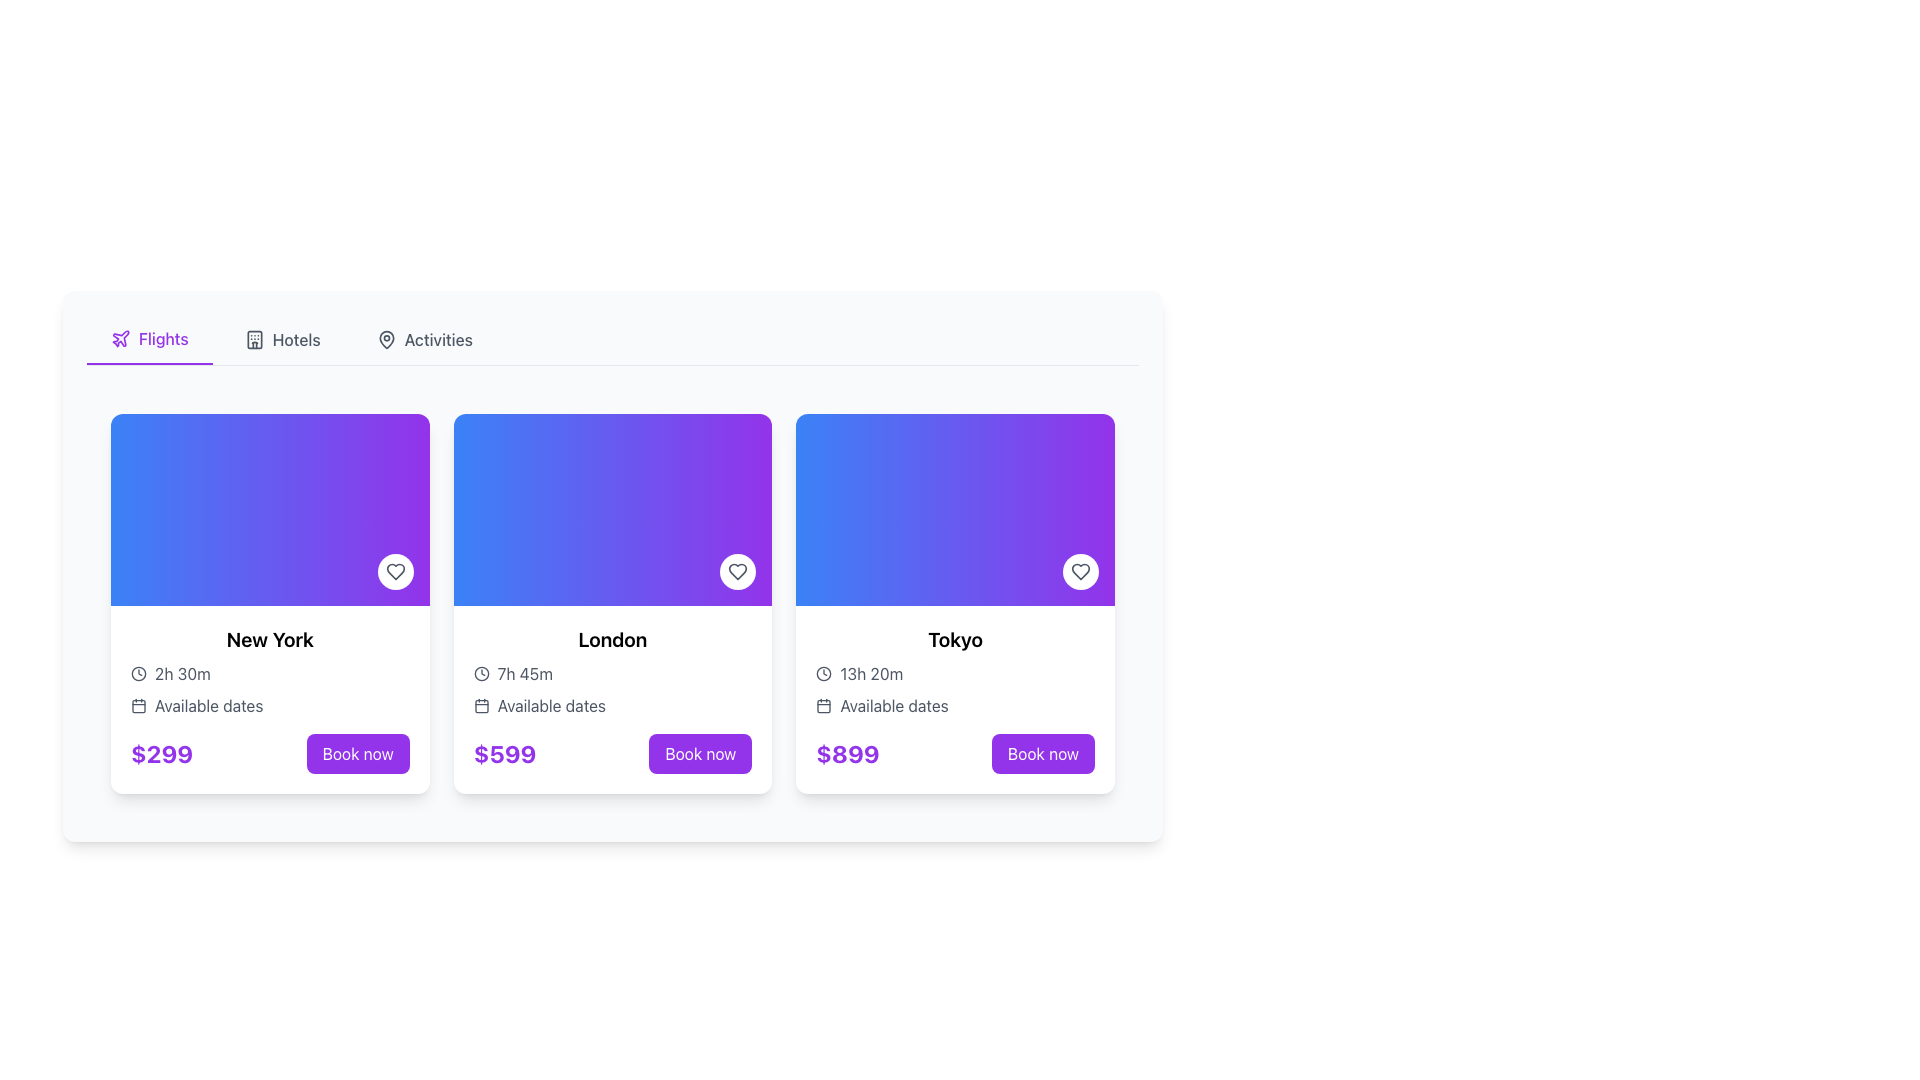 This screenshot has width=1920, height=1080. Describe the element at coordinates (1079, 571) in the screenshot. I see `the 'like' or 'favorite' button located at the bottom-right corner of the Tokyo flight card` at that location.